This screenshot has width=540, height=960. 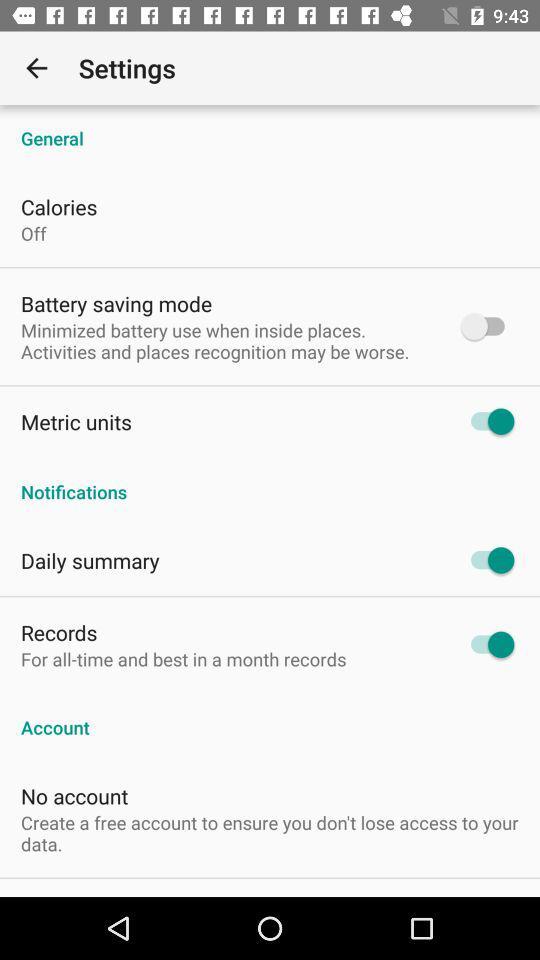 What do you see at coordinates (36, 68) in the screenshot?
I see `app to the left of settings item` at bounding box center [36, 68].